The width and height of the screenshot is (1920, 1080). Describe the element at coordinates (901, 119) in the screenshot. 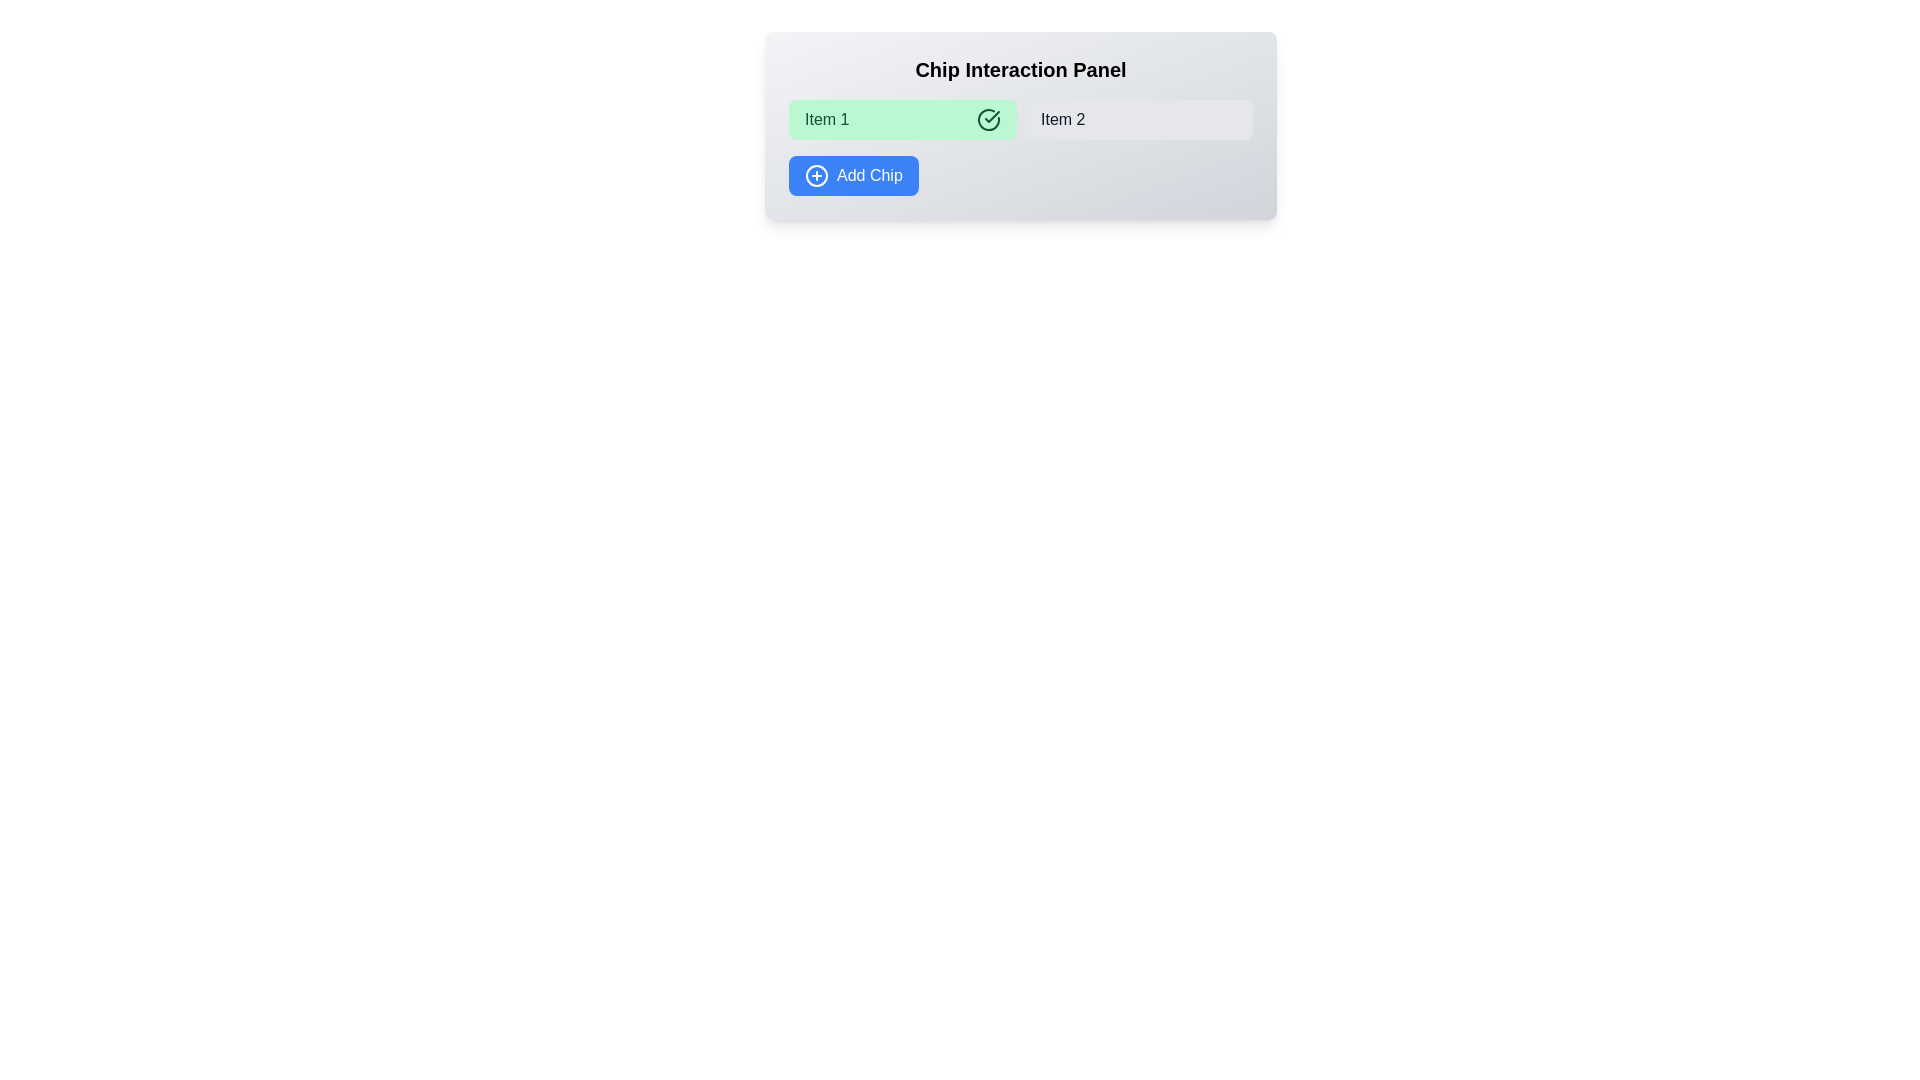

I see `the chip labeled Item 1` at that location.